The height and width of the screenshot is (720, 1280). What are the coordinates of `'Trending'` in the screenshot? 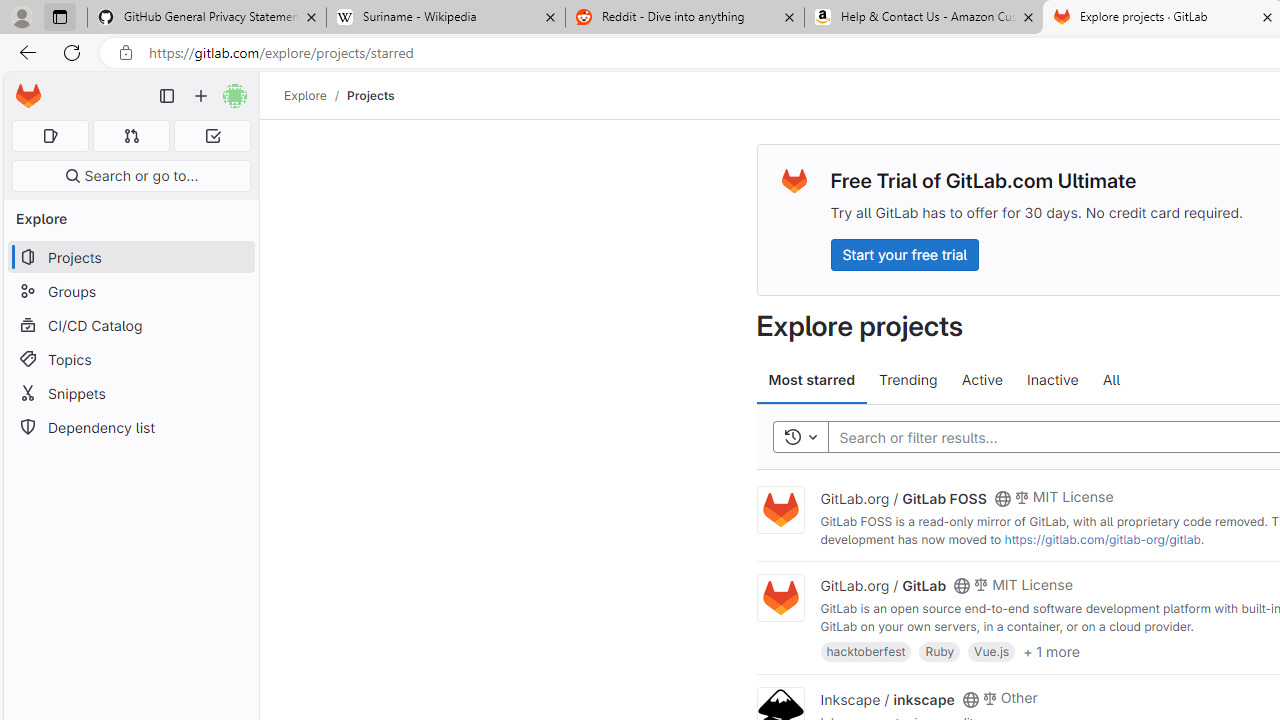 It's located at (907, 380).